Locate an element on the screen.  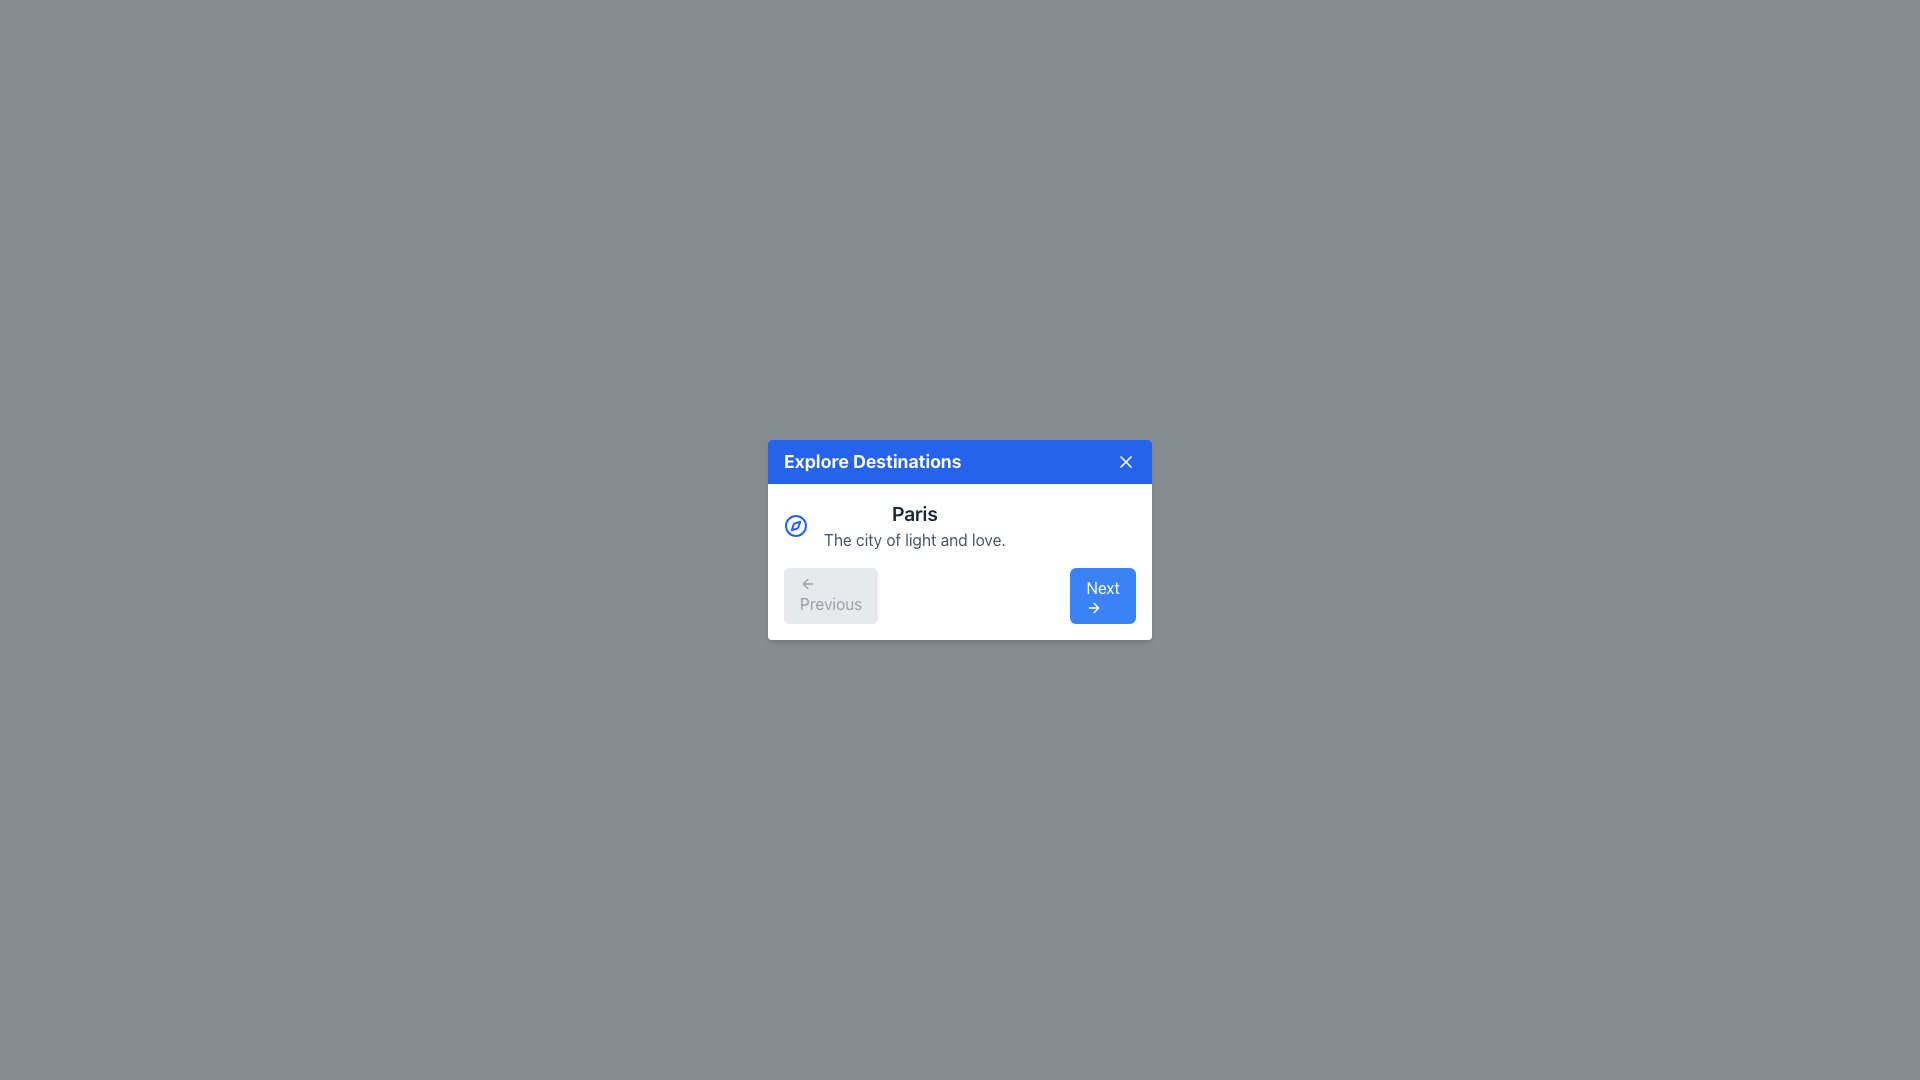
the close button located at the top-right corner of the modal dialog is located at coordinates (1126, 462).